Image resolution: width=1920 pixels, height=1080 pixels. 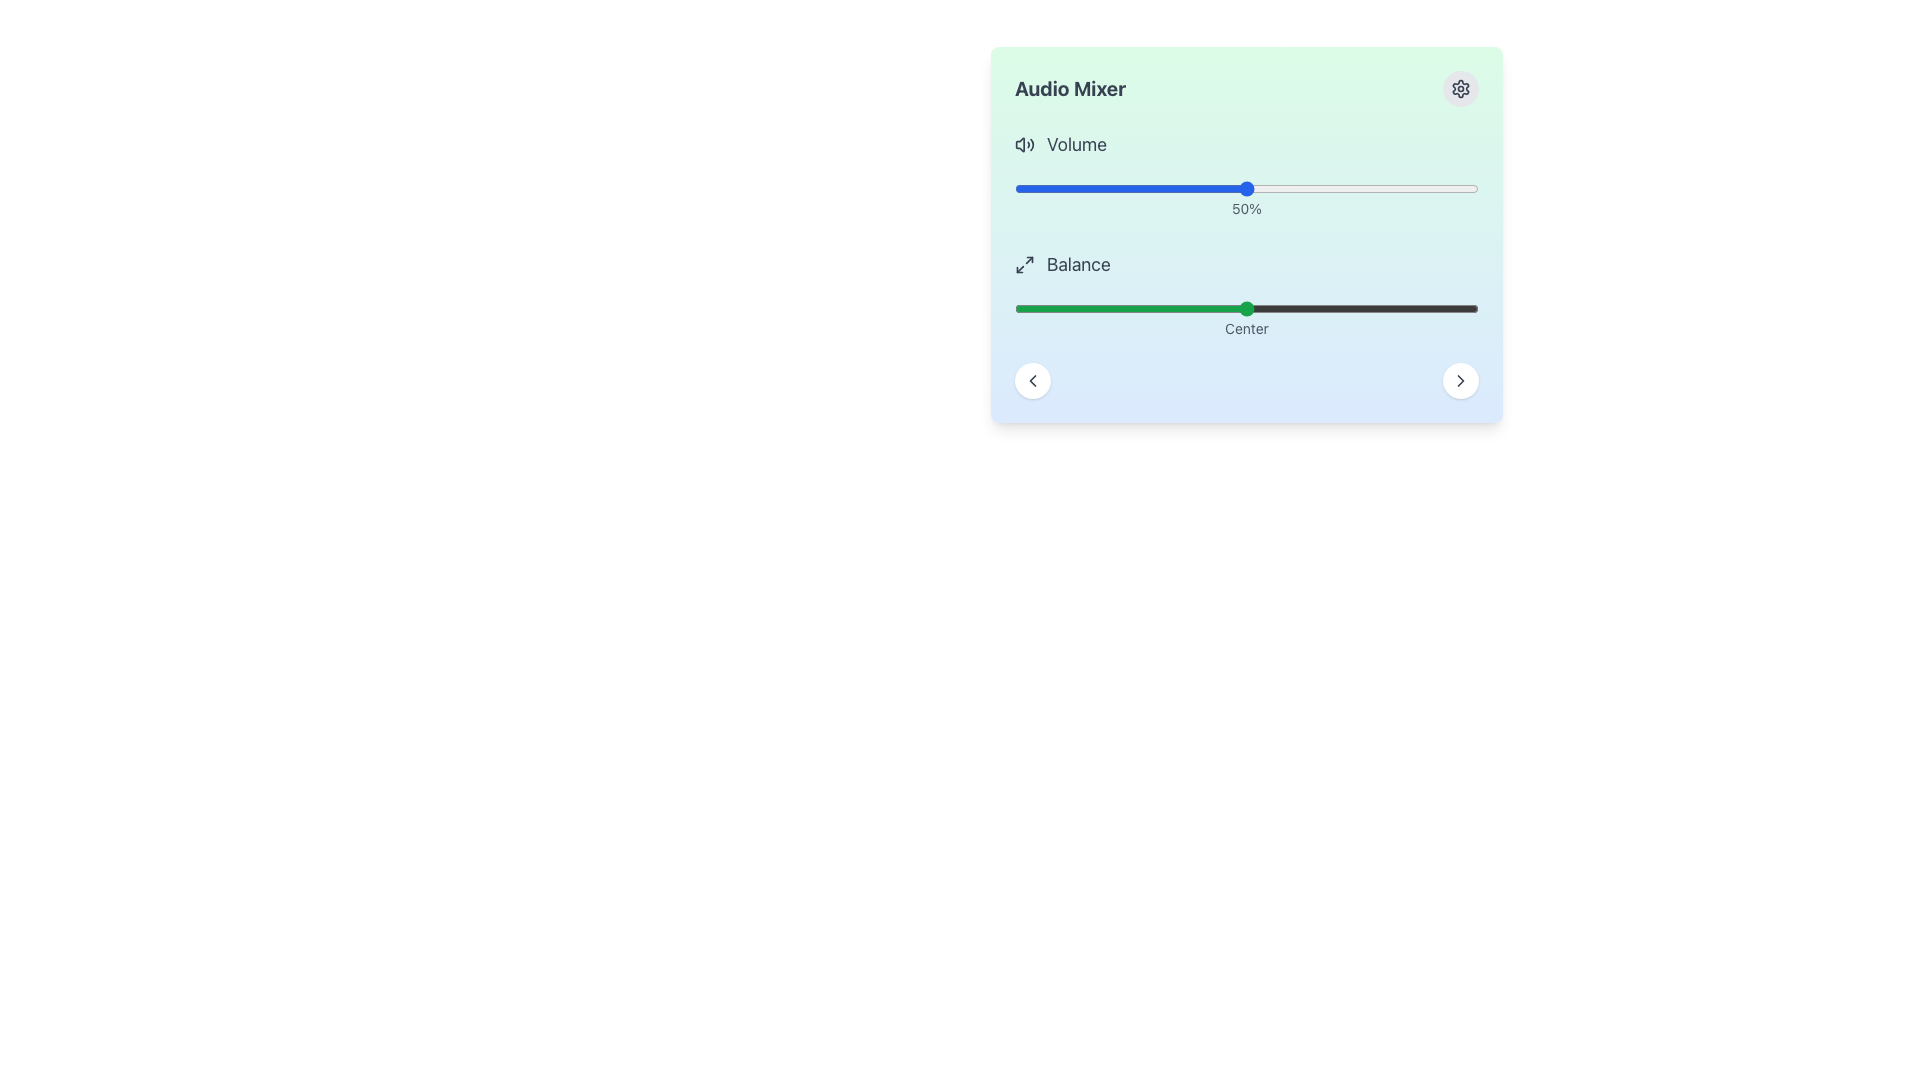 I want to click on the Navigation control bar located at the bottom of the 'Audio Mixer' settings box, so click(x=1246, y=381).